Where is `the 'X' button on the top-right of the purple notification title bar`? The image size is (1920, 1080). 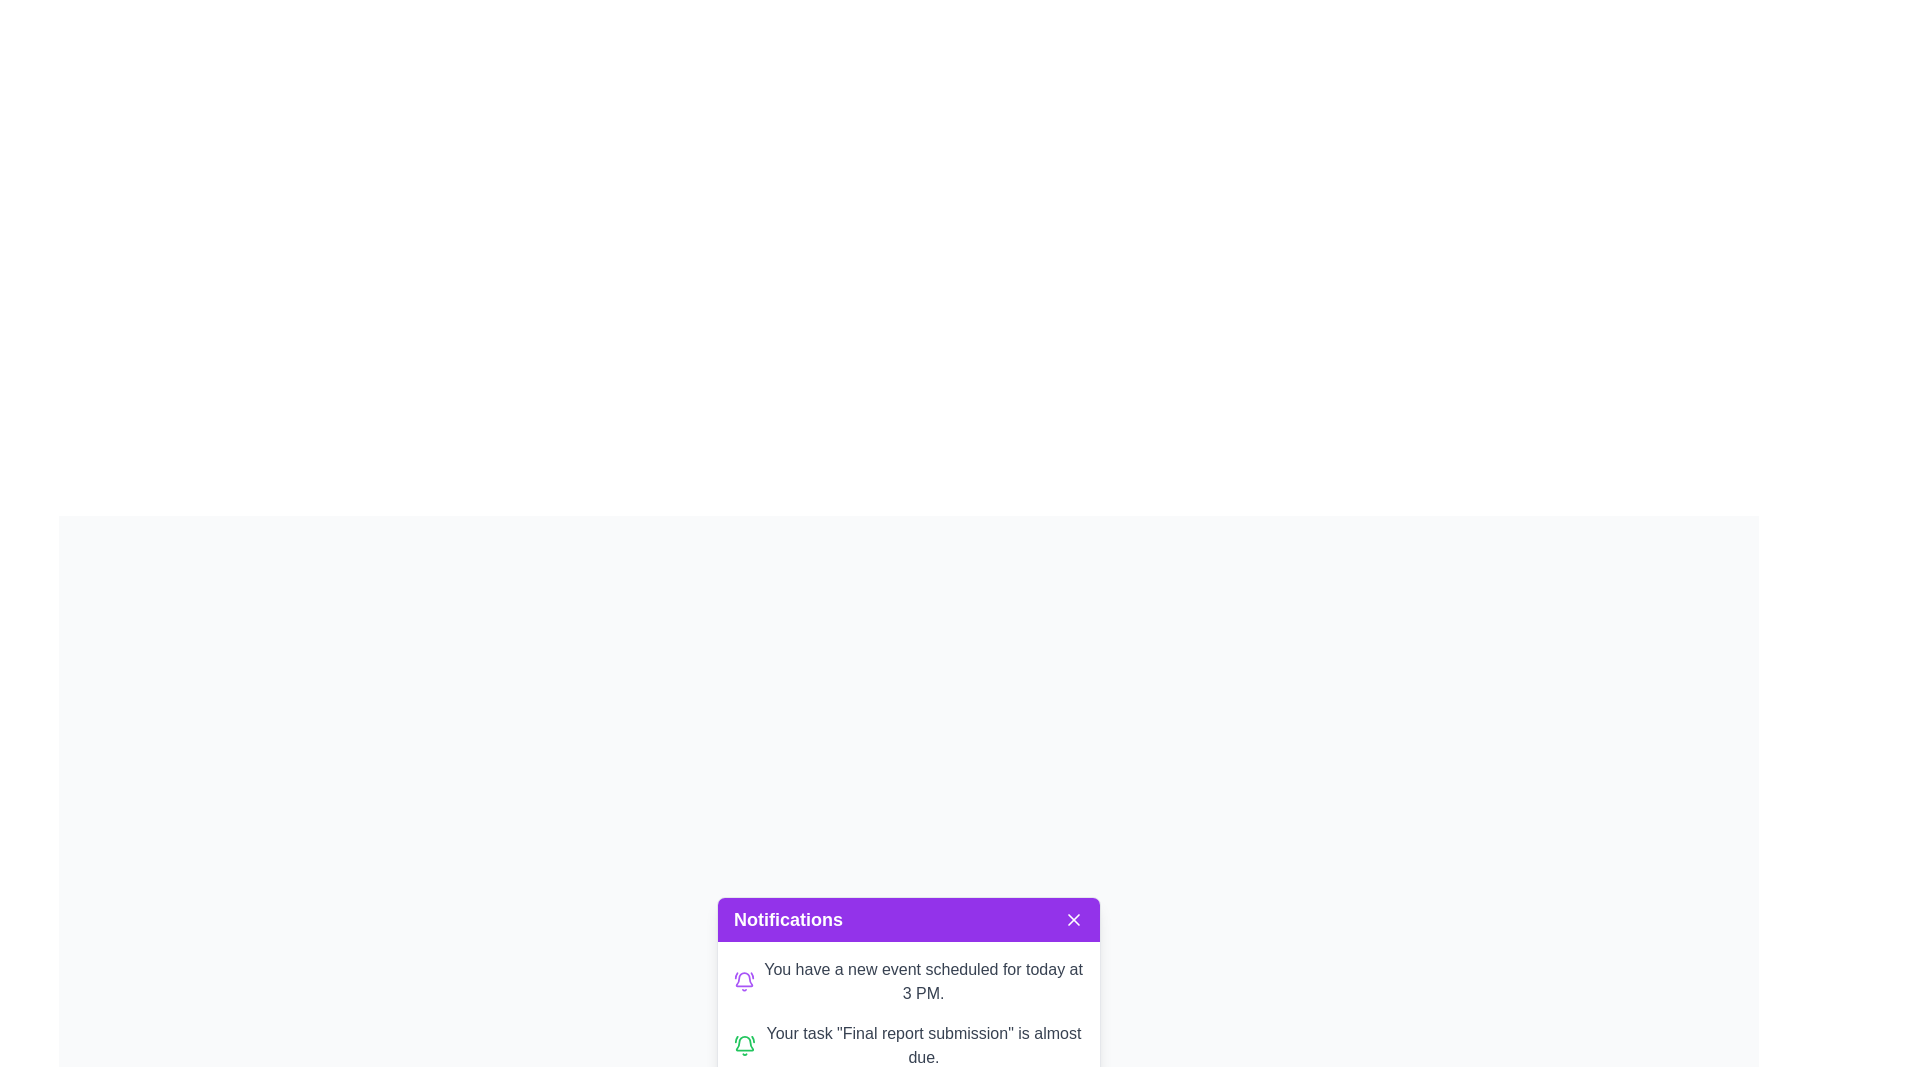 the 'X' button on the top-right of the purple notification title bar is located at coordinates (1073, 918).